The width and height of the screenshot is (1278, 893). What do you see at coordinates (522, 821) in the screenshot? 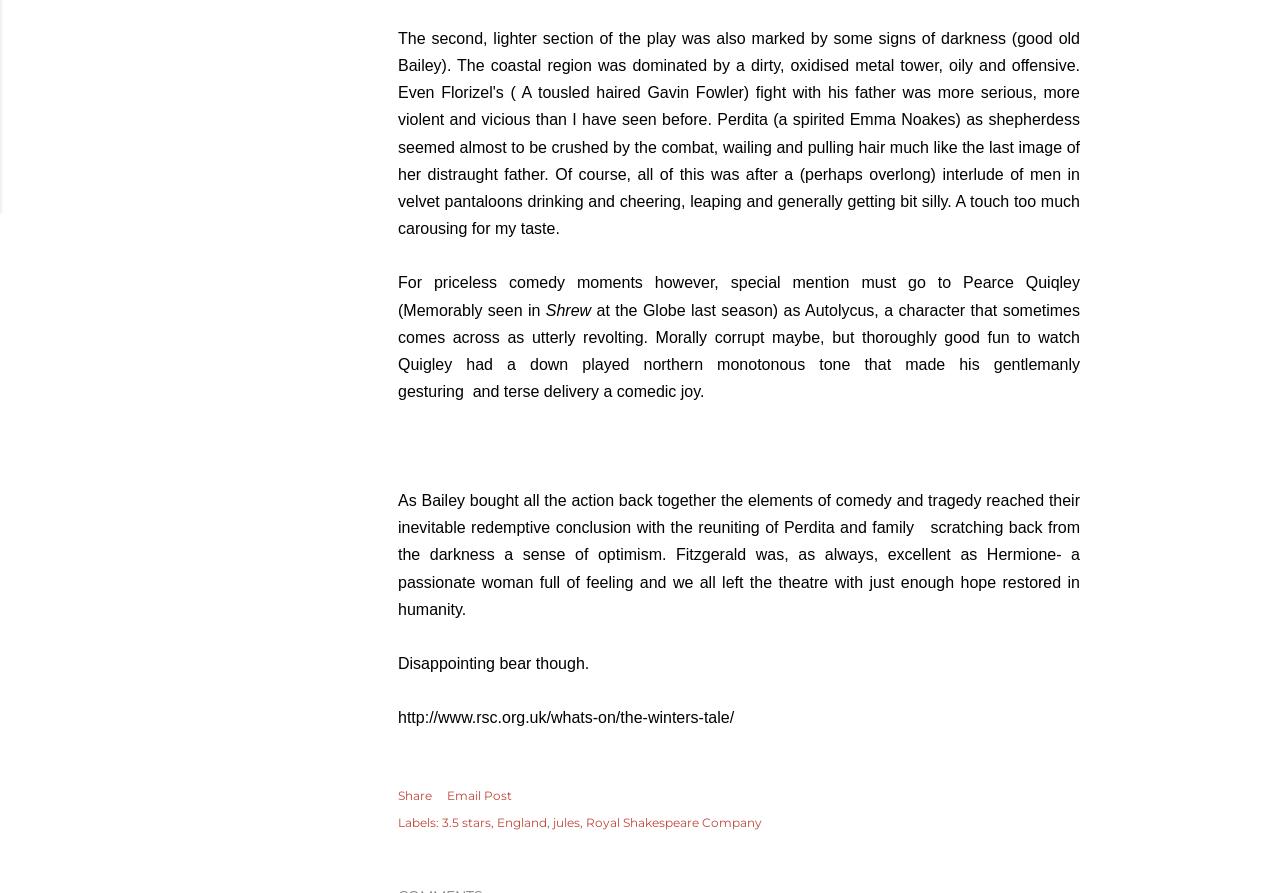
I see `'England'` at bounding box center [522, 821].